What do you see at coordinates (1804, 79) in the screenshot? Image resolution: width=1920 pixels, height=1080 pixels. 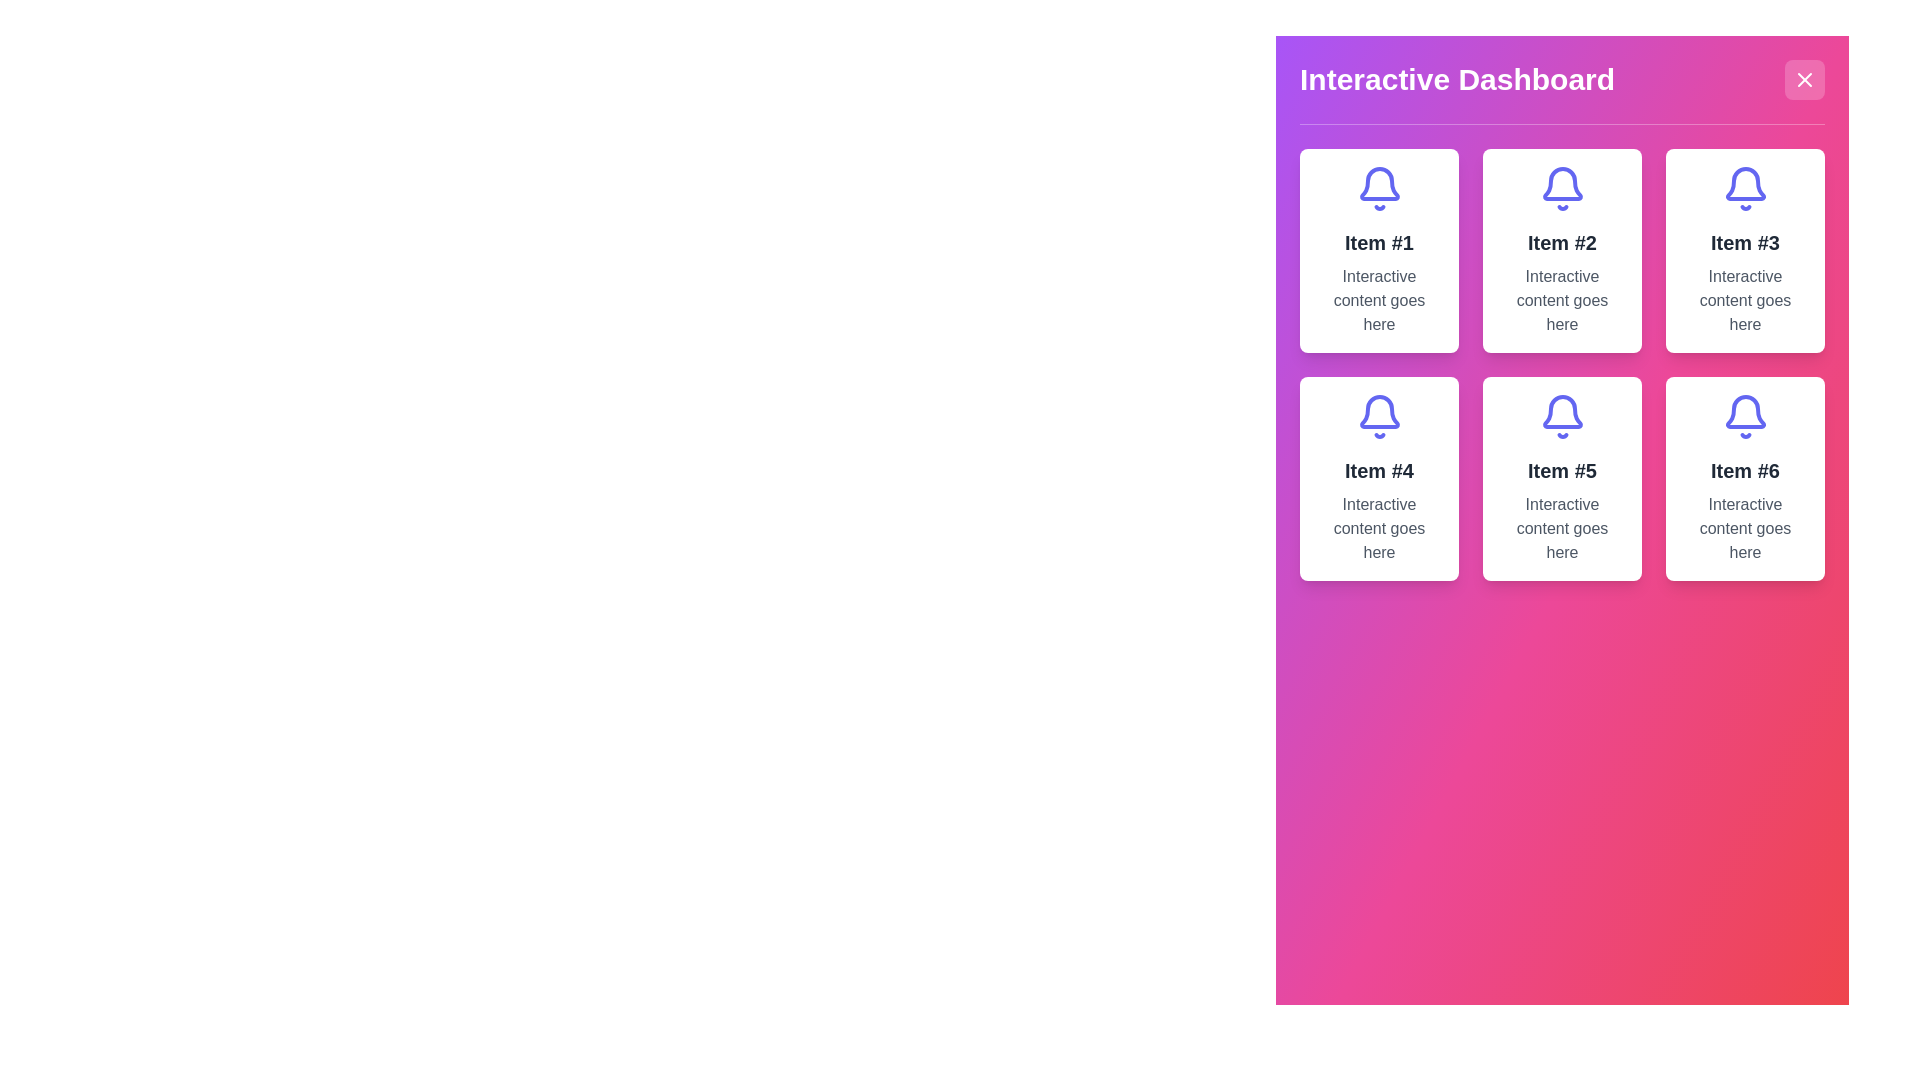 I see `the close button icon located in the upper-right corner of the 'Interactive Dashboard', which is represented by an 'X' shape with a bold outline` at bounding box center [1804, 79].